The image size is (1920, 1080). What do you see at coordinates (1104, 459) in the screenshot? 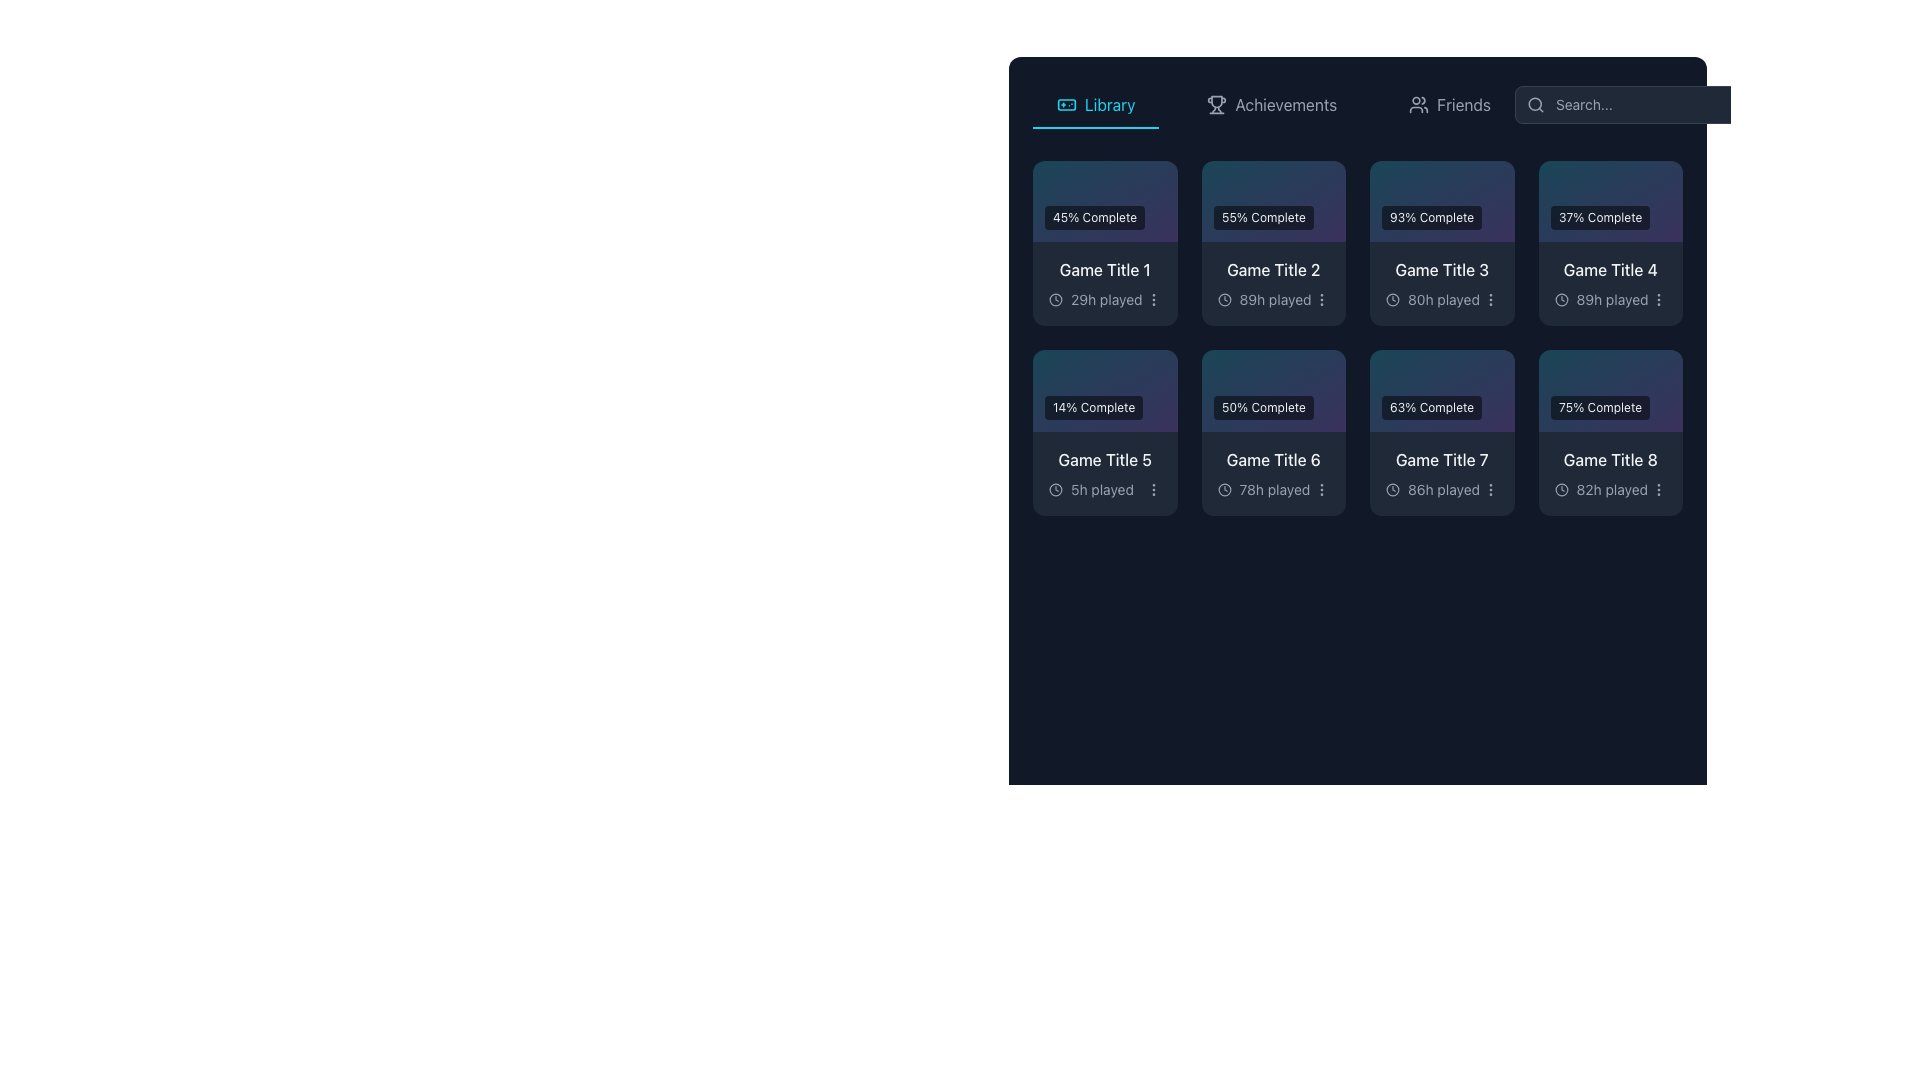
I see `the text label displaying 'Game Title 5' located in the lower section of a card layout, beneath a progress indicator and above play time` at bounding box center [1104, 459].